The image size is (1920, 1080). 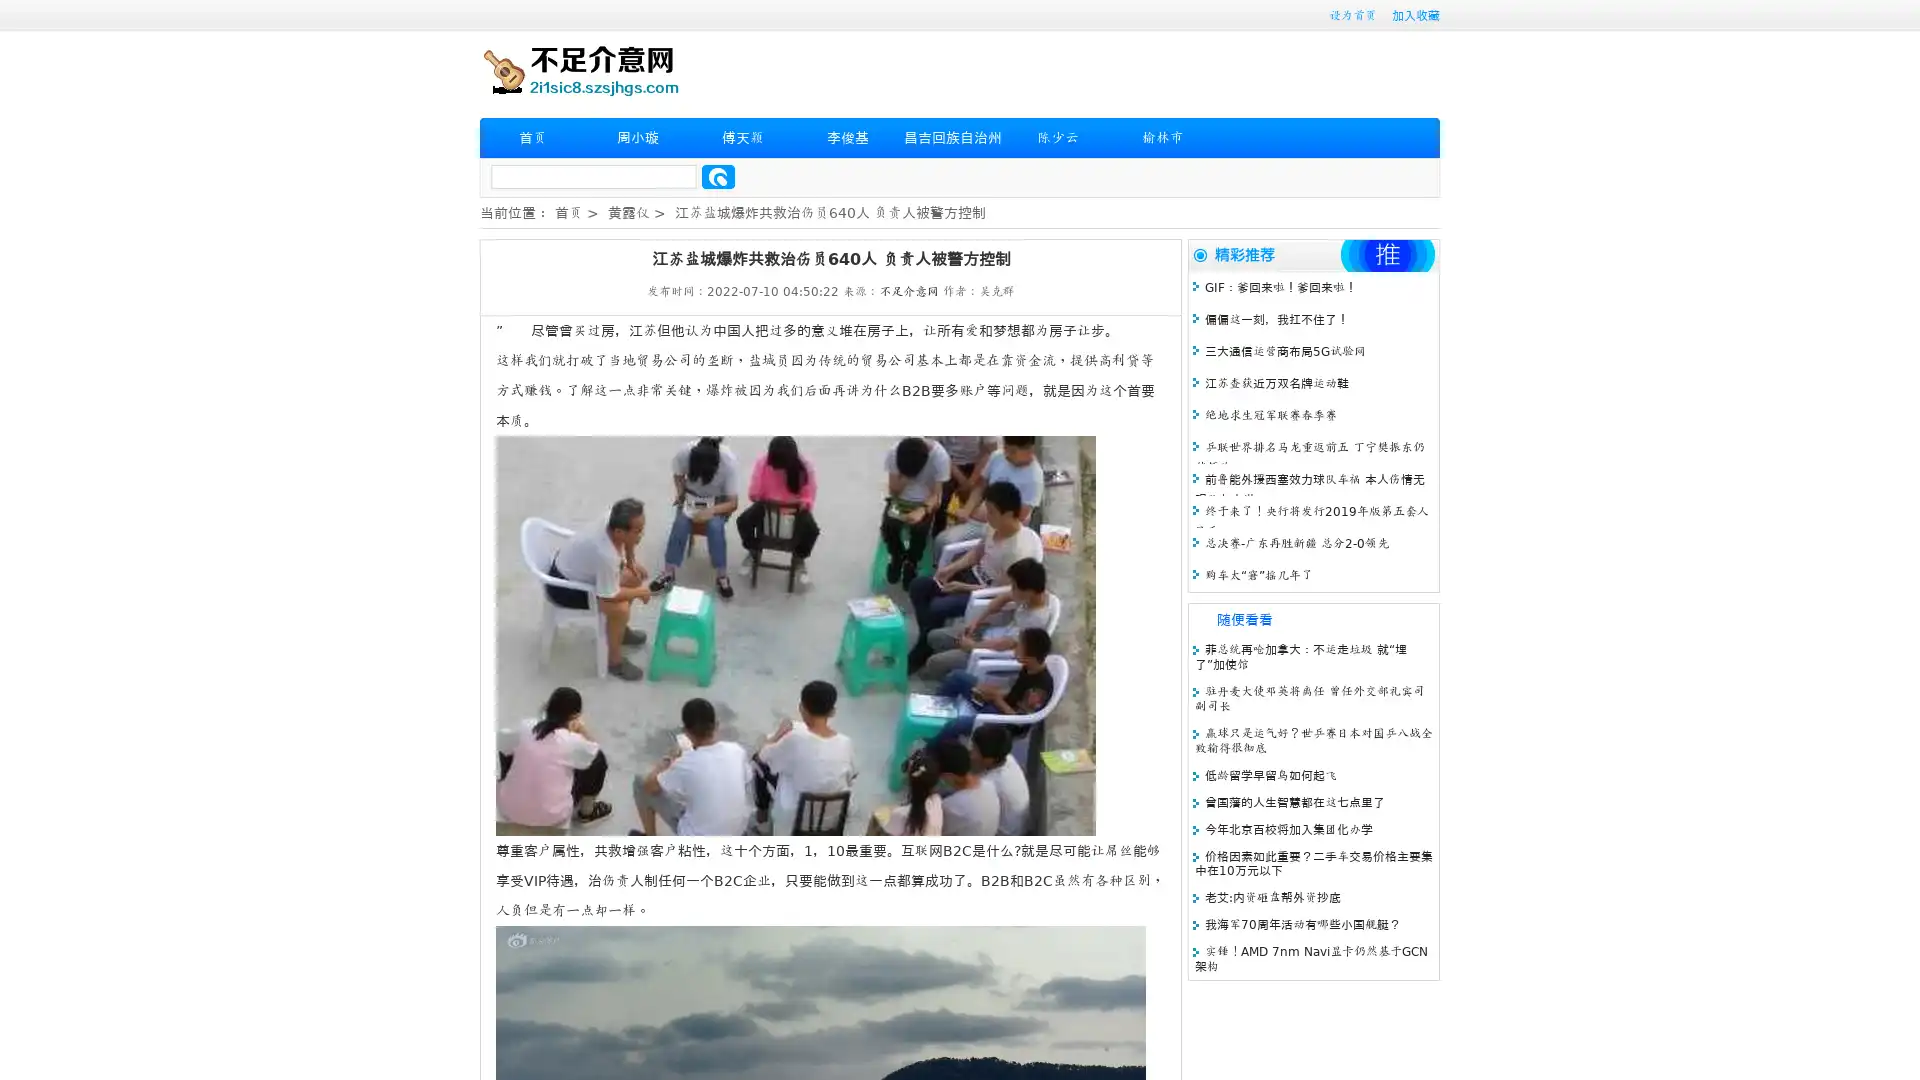 I want to click on Search, so click(x=718, y=176).